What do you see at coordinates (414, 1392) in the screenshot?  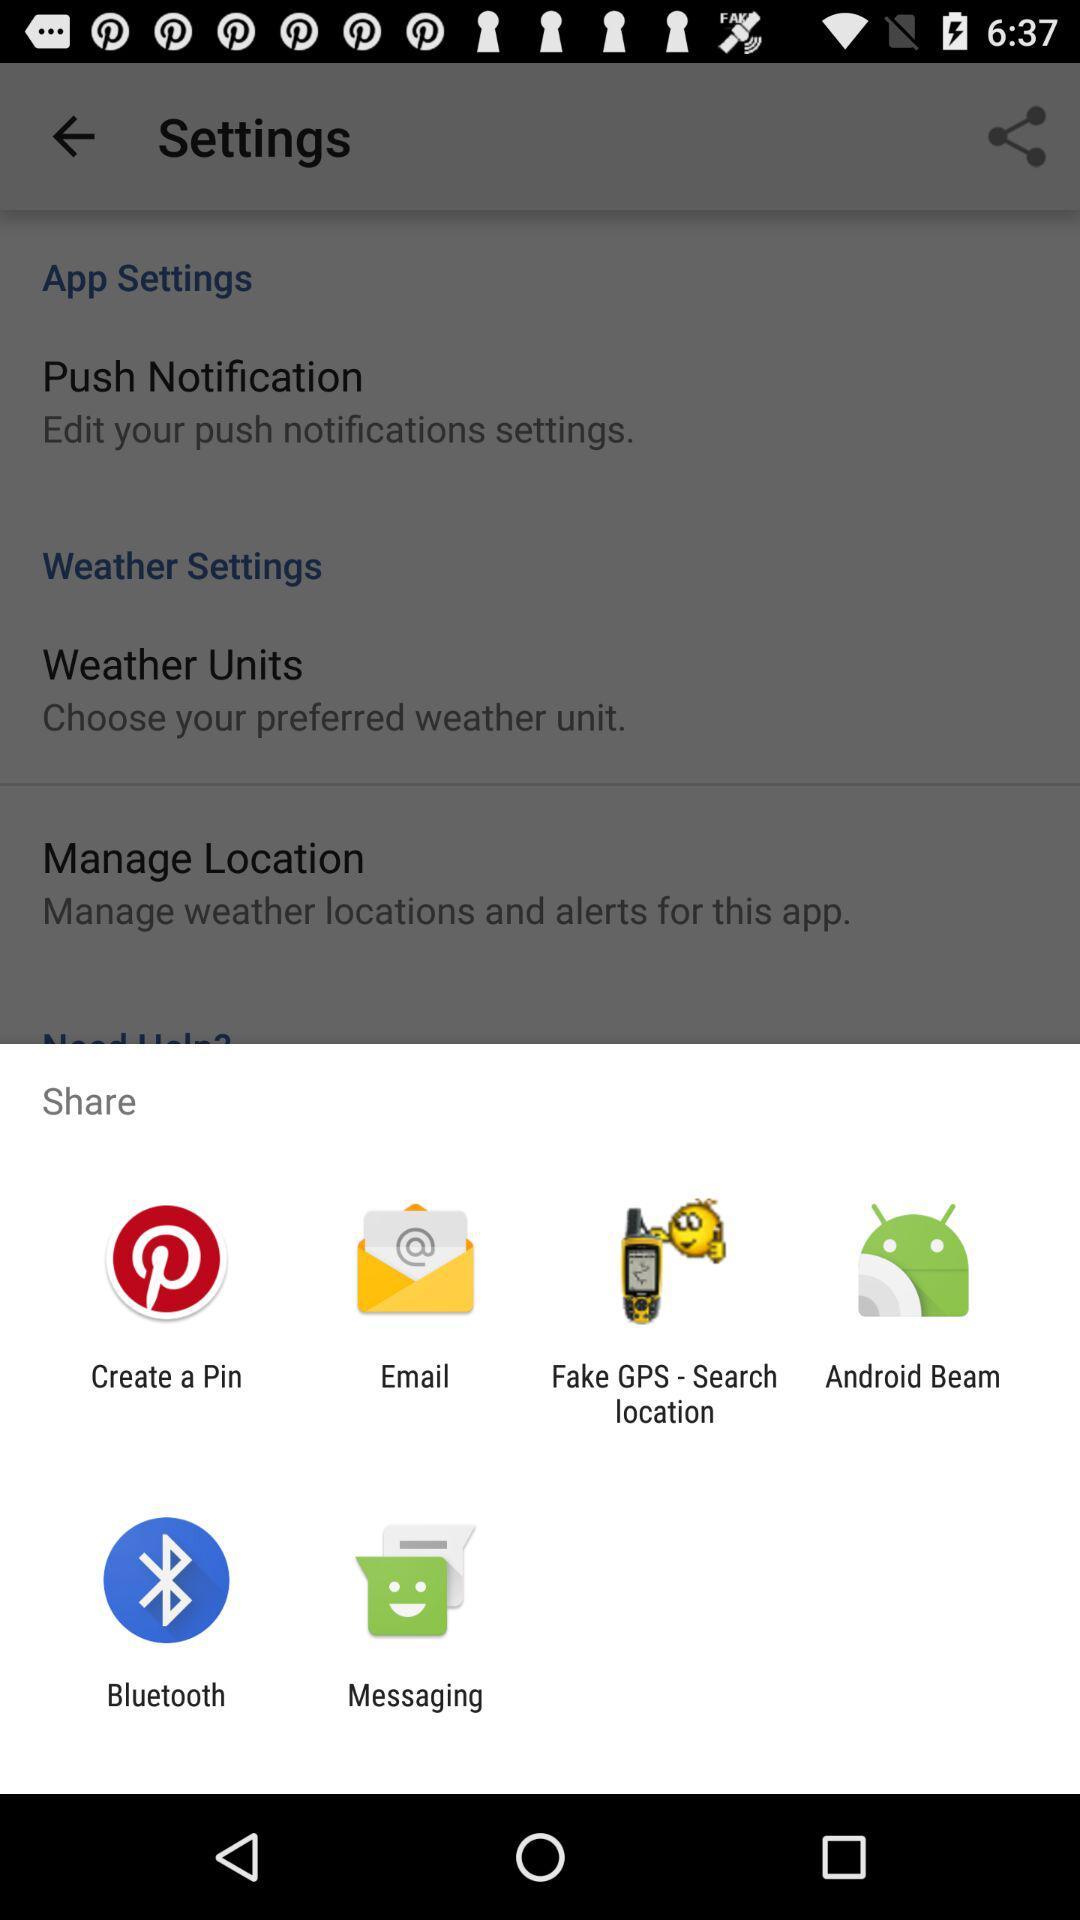 I see `the icon next to the fake gps search app` at bounding box center [414, 1392].